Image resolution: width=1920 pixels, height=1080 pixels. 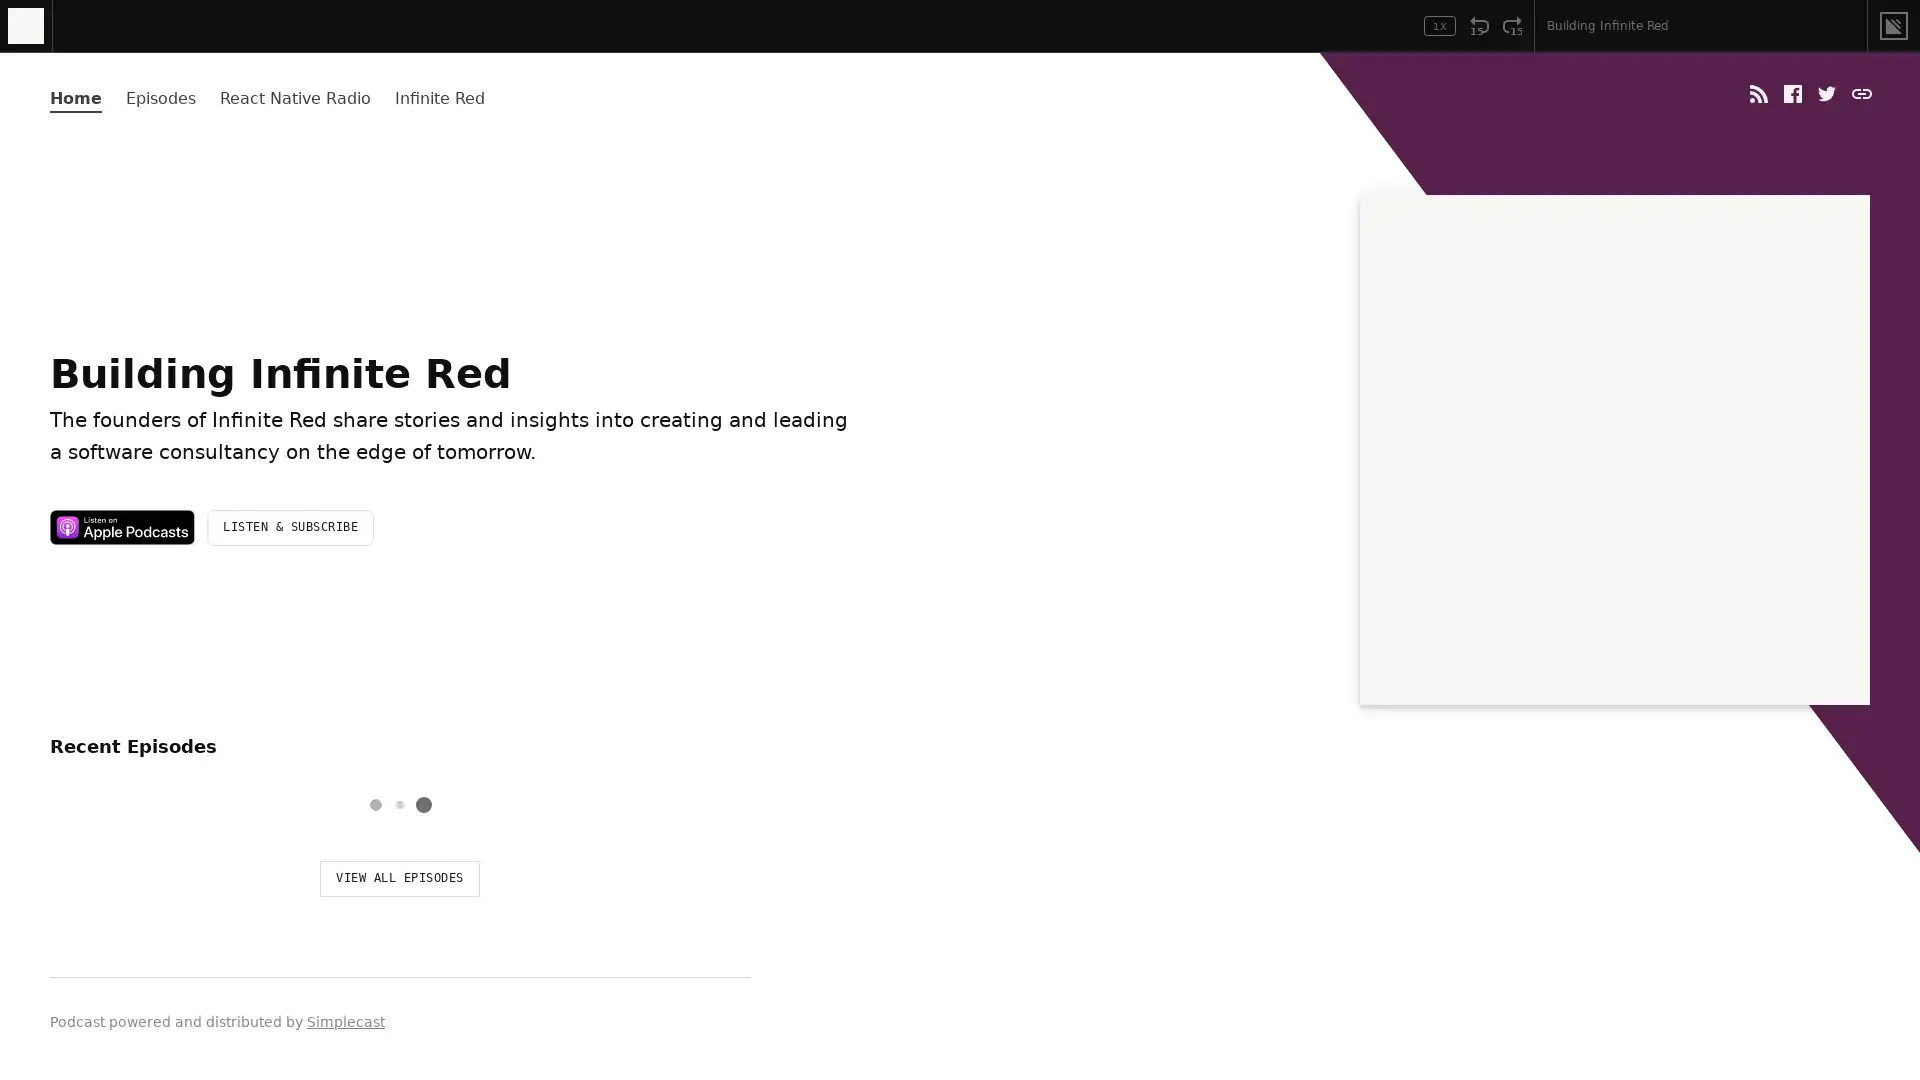 I want to click on Toggle Speed: Current Speed 1x, so click(x=1440, y=26).